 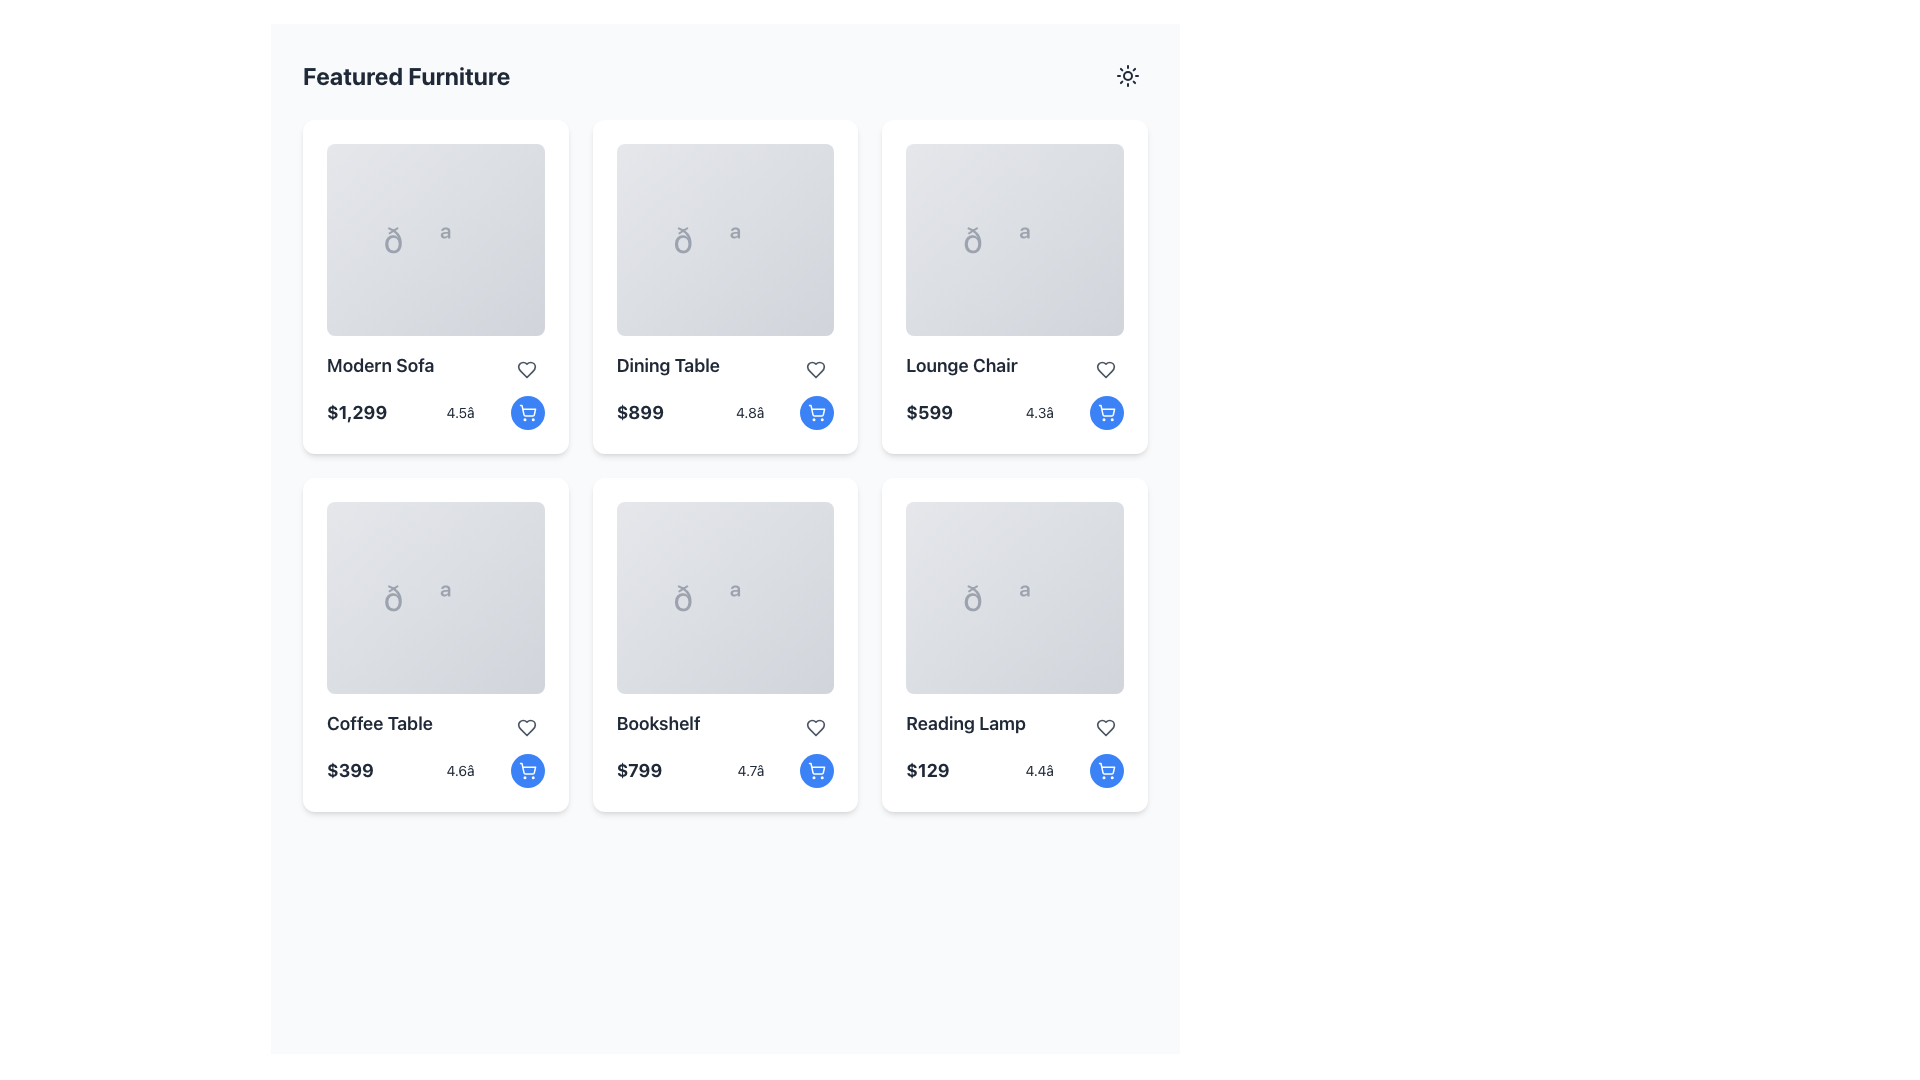 What do you see at coordinates (1015, 238) in the screenshot?
I see `the large gray emoji or symbol located in the 'Lounge Chair' card within the third column of the featured furniture grid` at bounding box center [1015, 238].